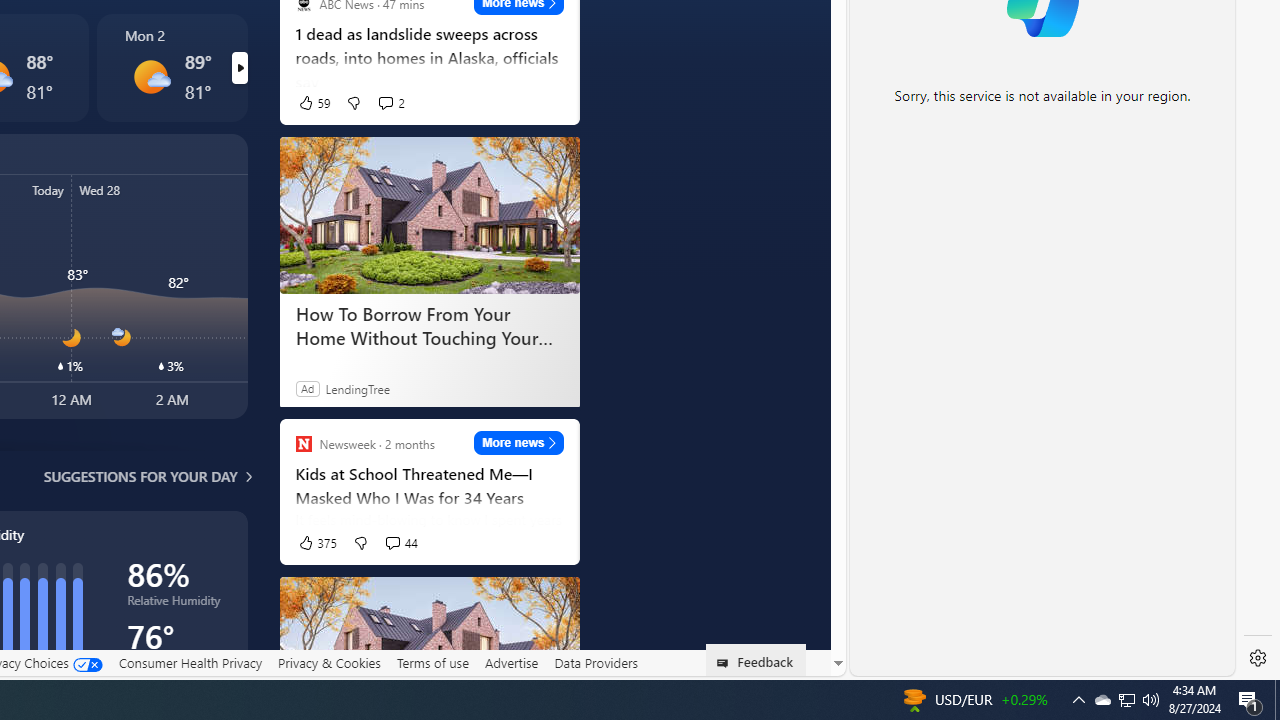 The height and width of the screenshot is (720, 1280). I want to click on 'Data Providers', so click(594, 663).